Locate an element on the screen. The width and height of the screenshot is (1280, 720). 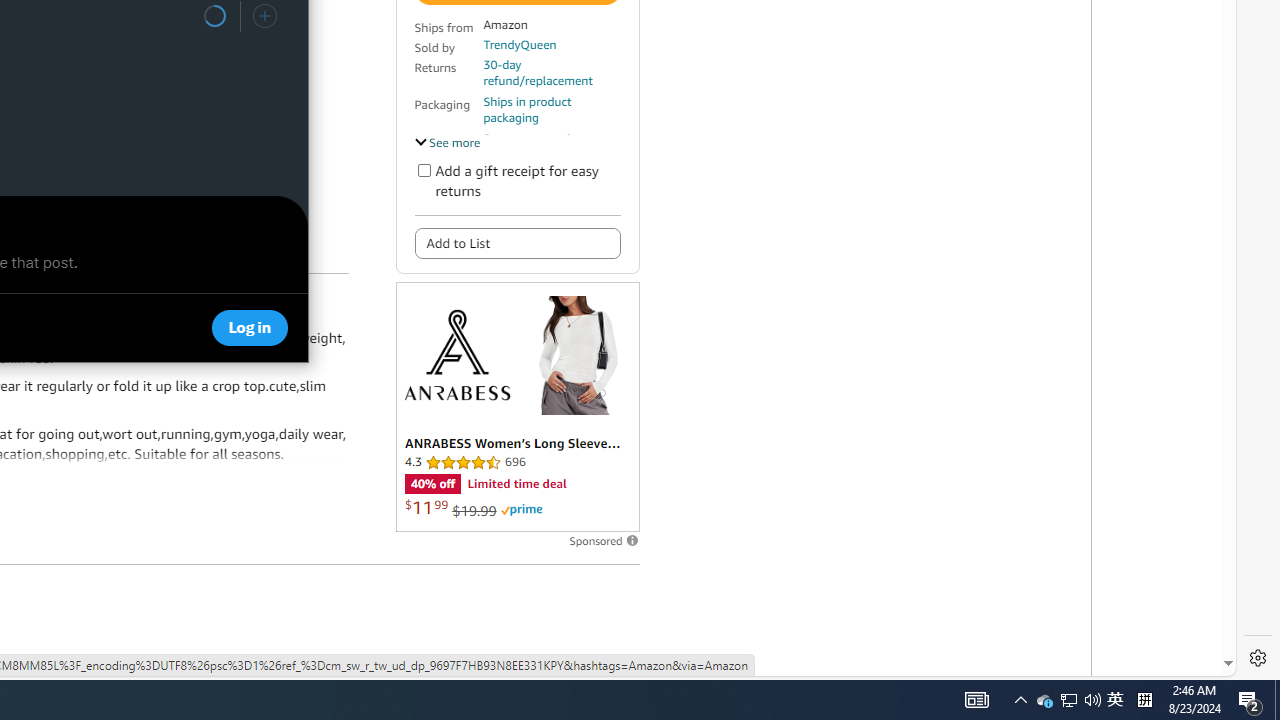
'Notification Chevron' is located at coordinates (1020, 698).